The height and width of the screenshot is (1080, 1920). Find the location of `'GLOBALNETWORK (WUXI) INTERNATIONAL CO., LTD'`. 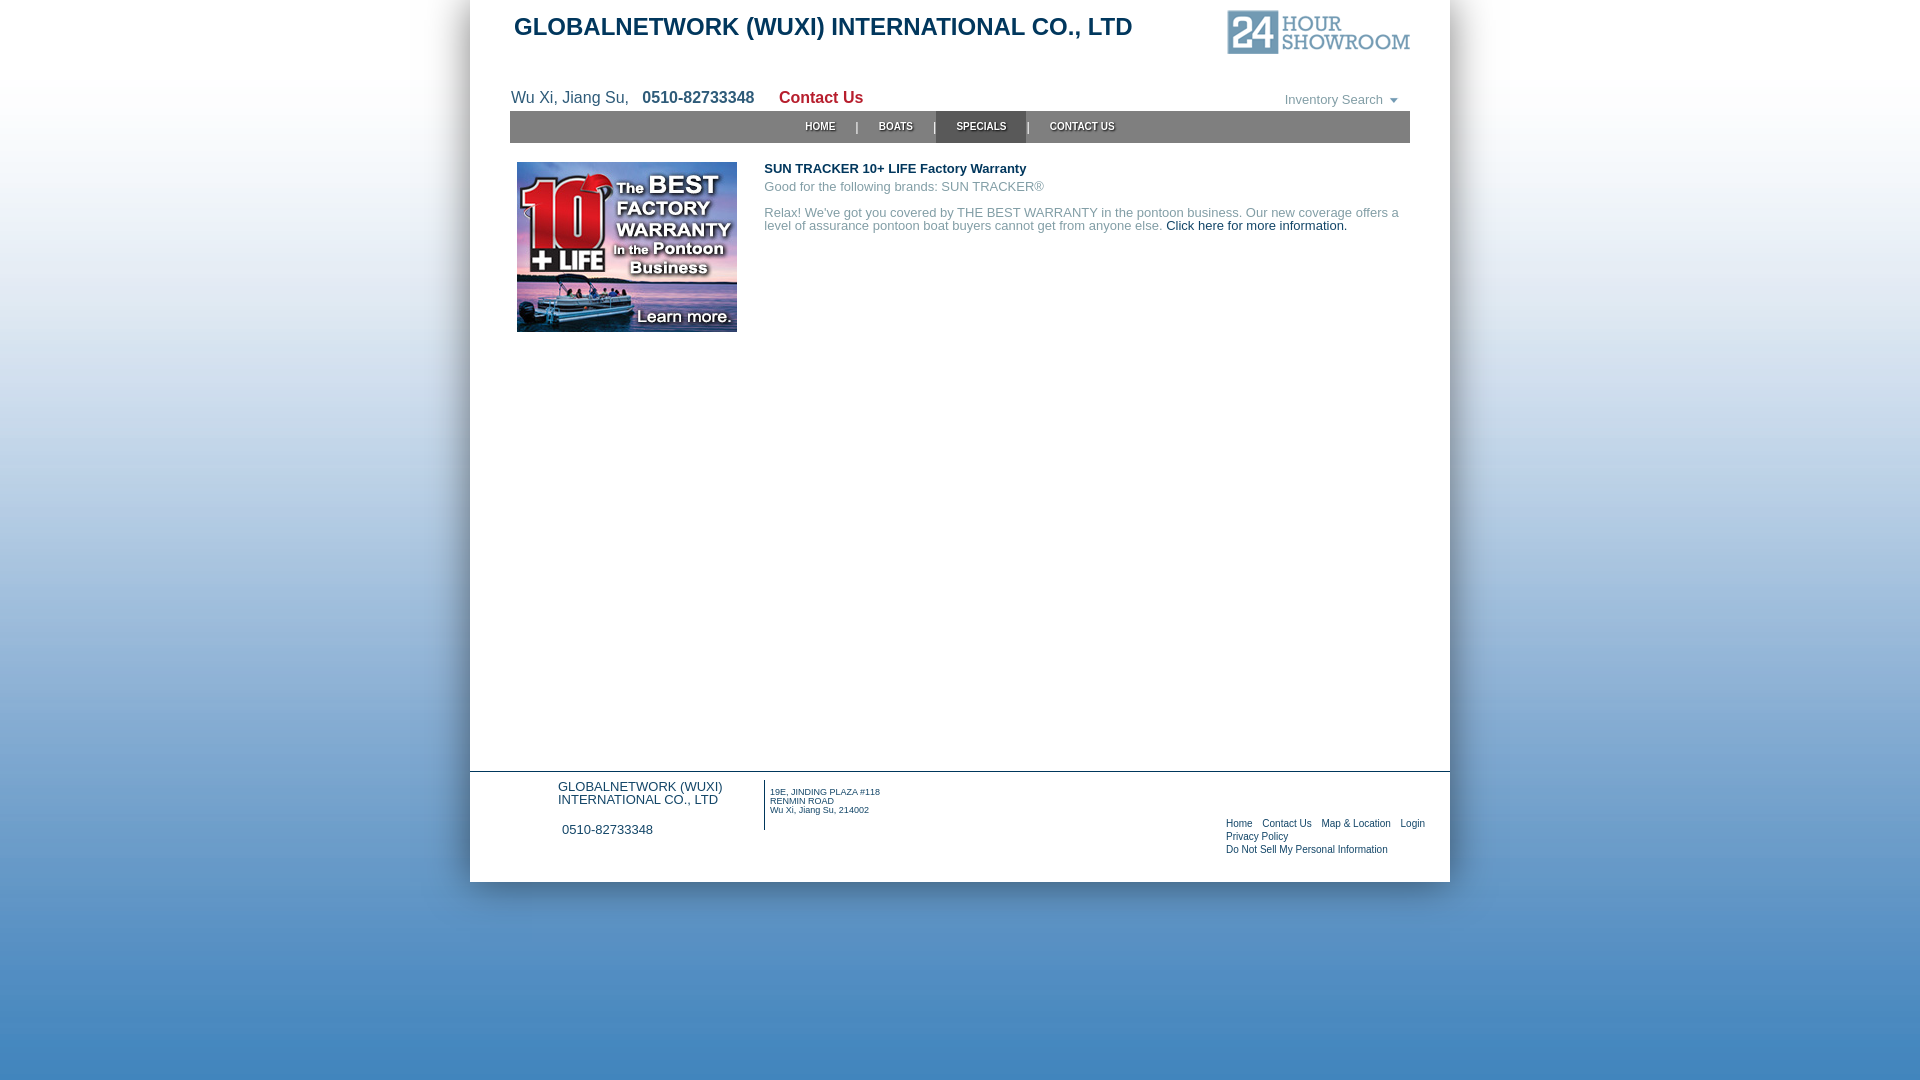

'GLOBALNETWORK (WUXI) INTERNATIONAL CO., LTD' is located at coordinates (823, 26).